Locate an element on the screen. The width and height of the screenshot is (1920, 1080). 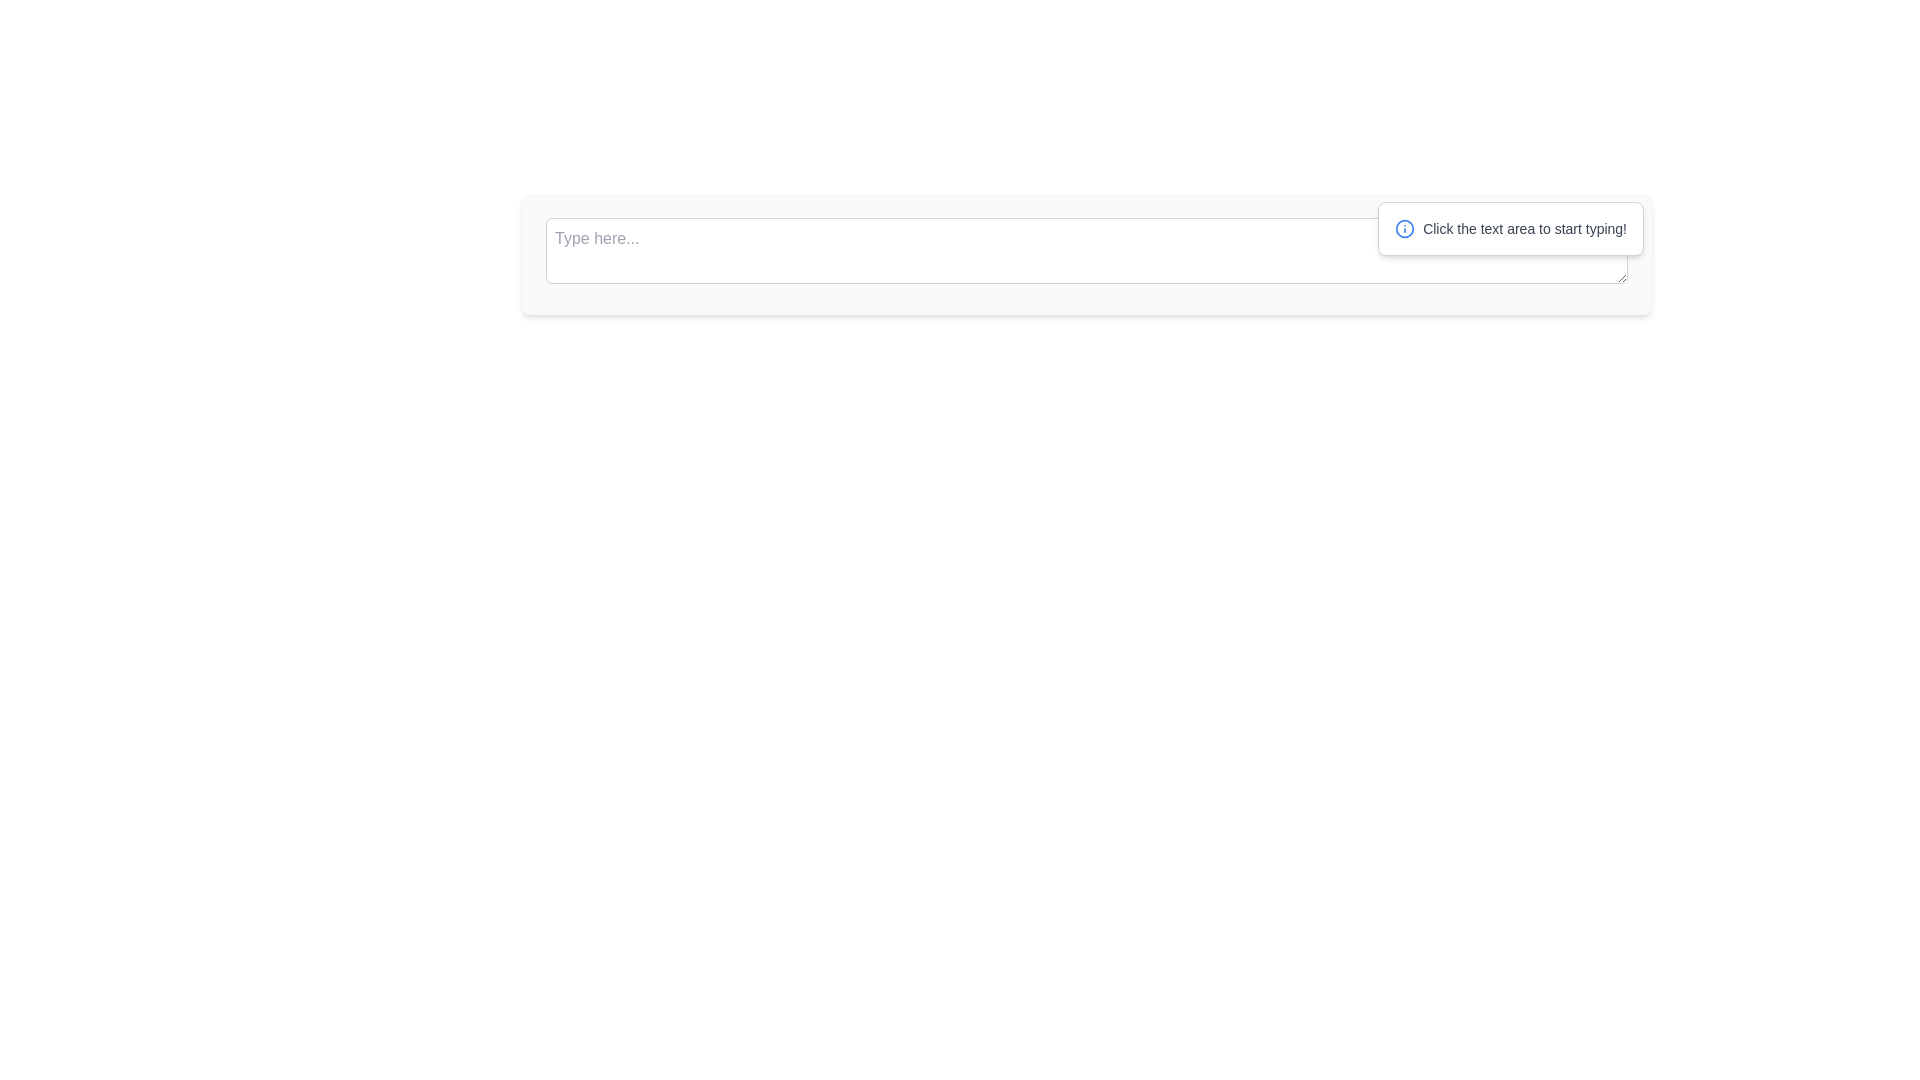
the Informative Label that displays the message 'Click the text area to start typing!' is located at coordinates (1511, 227).